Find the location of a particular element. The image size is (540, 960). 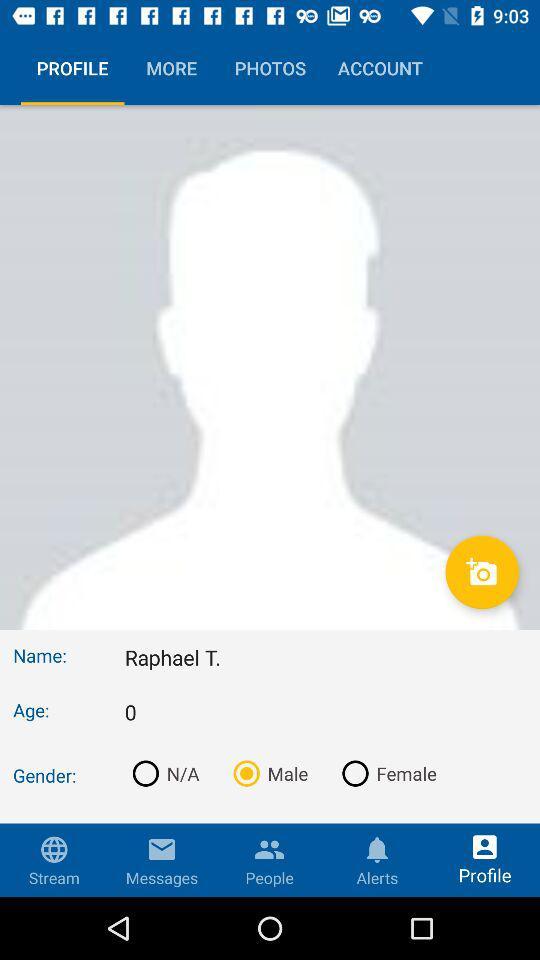

the photo icon is located at coordinates (481, 572).